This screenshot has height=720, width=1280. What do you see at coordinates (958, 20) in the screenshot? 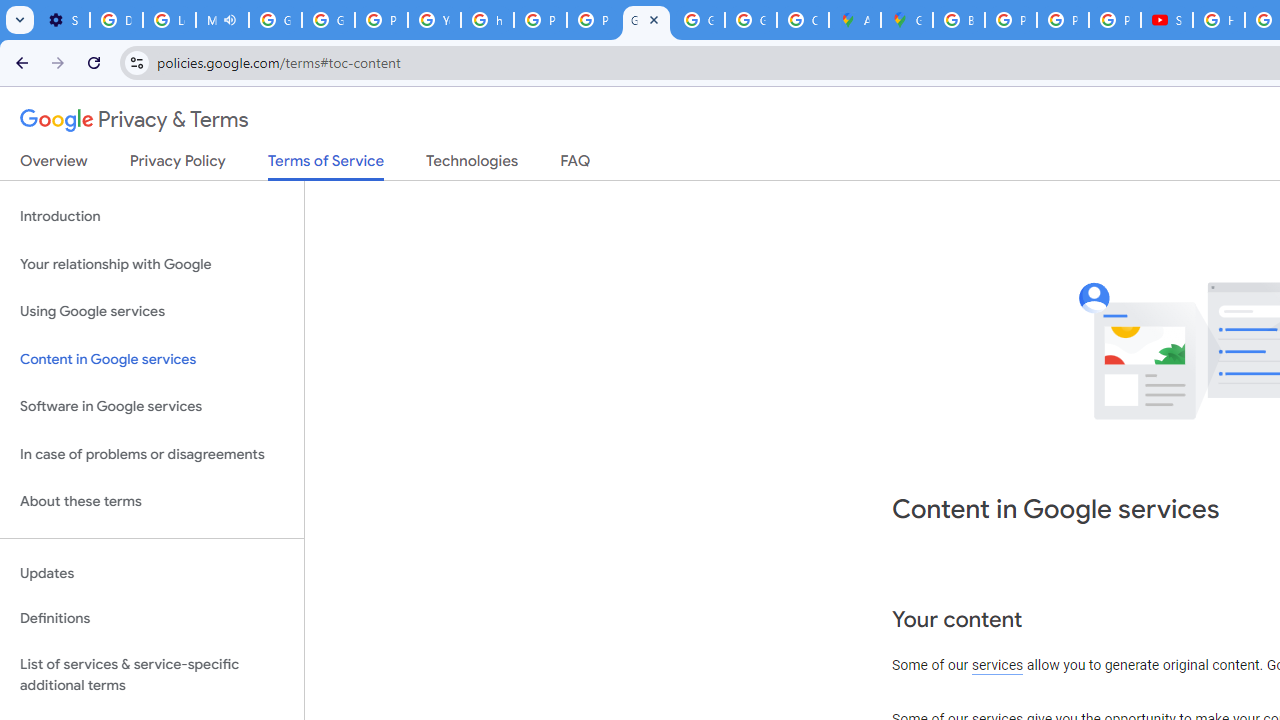
I see `'Blogger Policies and Guidelines - Transparency Center'` at bounding box center [958, 20].